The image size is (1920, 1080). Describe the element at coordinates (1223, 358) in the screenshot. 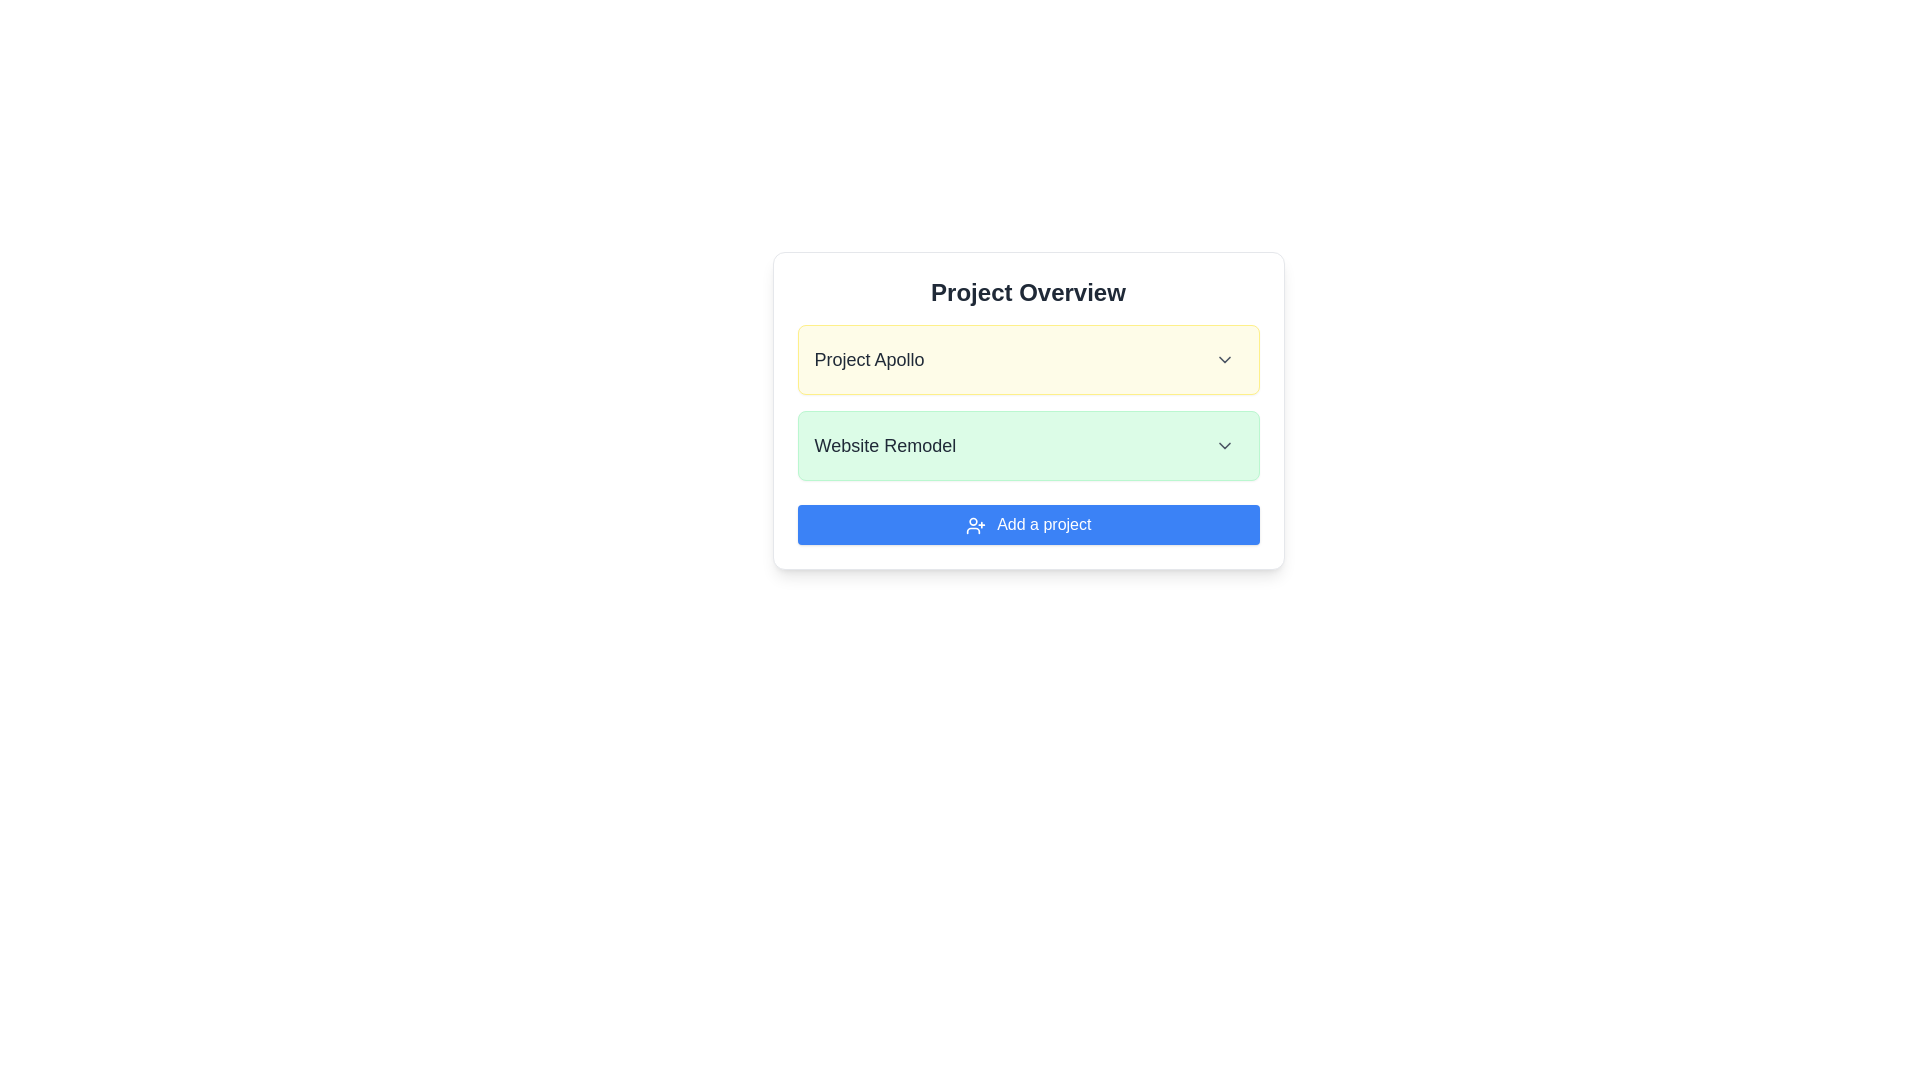

I see `the downward-pointing chevron icon within the 'Project Apollo' dropdown` at that location.